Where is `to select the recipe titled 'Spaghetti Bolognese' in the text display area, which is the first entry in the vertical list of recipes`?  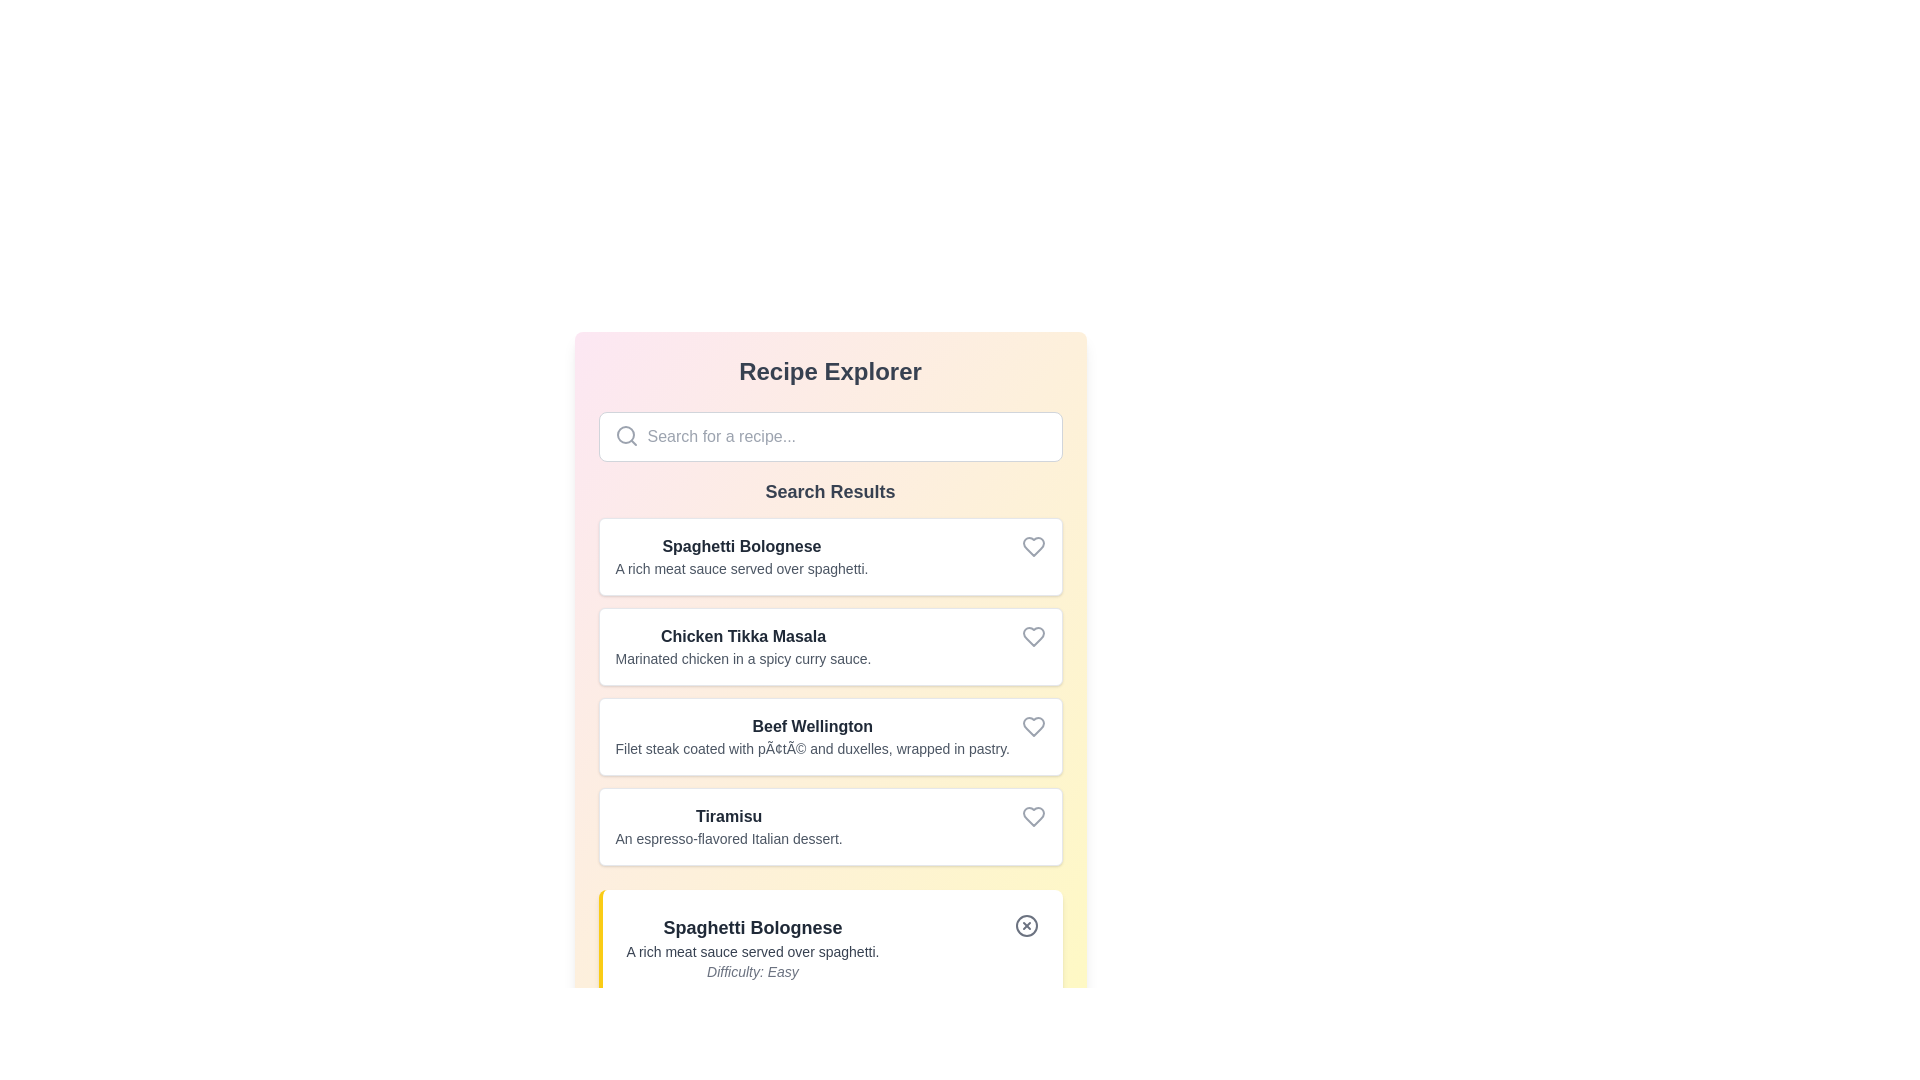 to select the recipe titled 'Spaghetti Bolognese' in the text display area, which is the first entry in the vertical list of recipes is located at coordinates (740, 556).